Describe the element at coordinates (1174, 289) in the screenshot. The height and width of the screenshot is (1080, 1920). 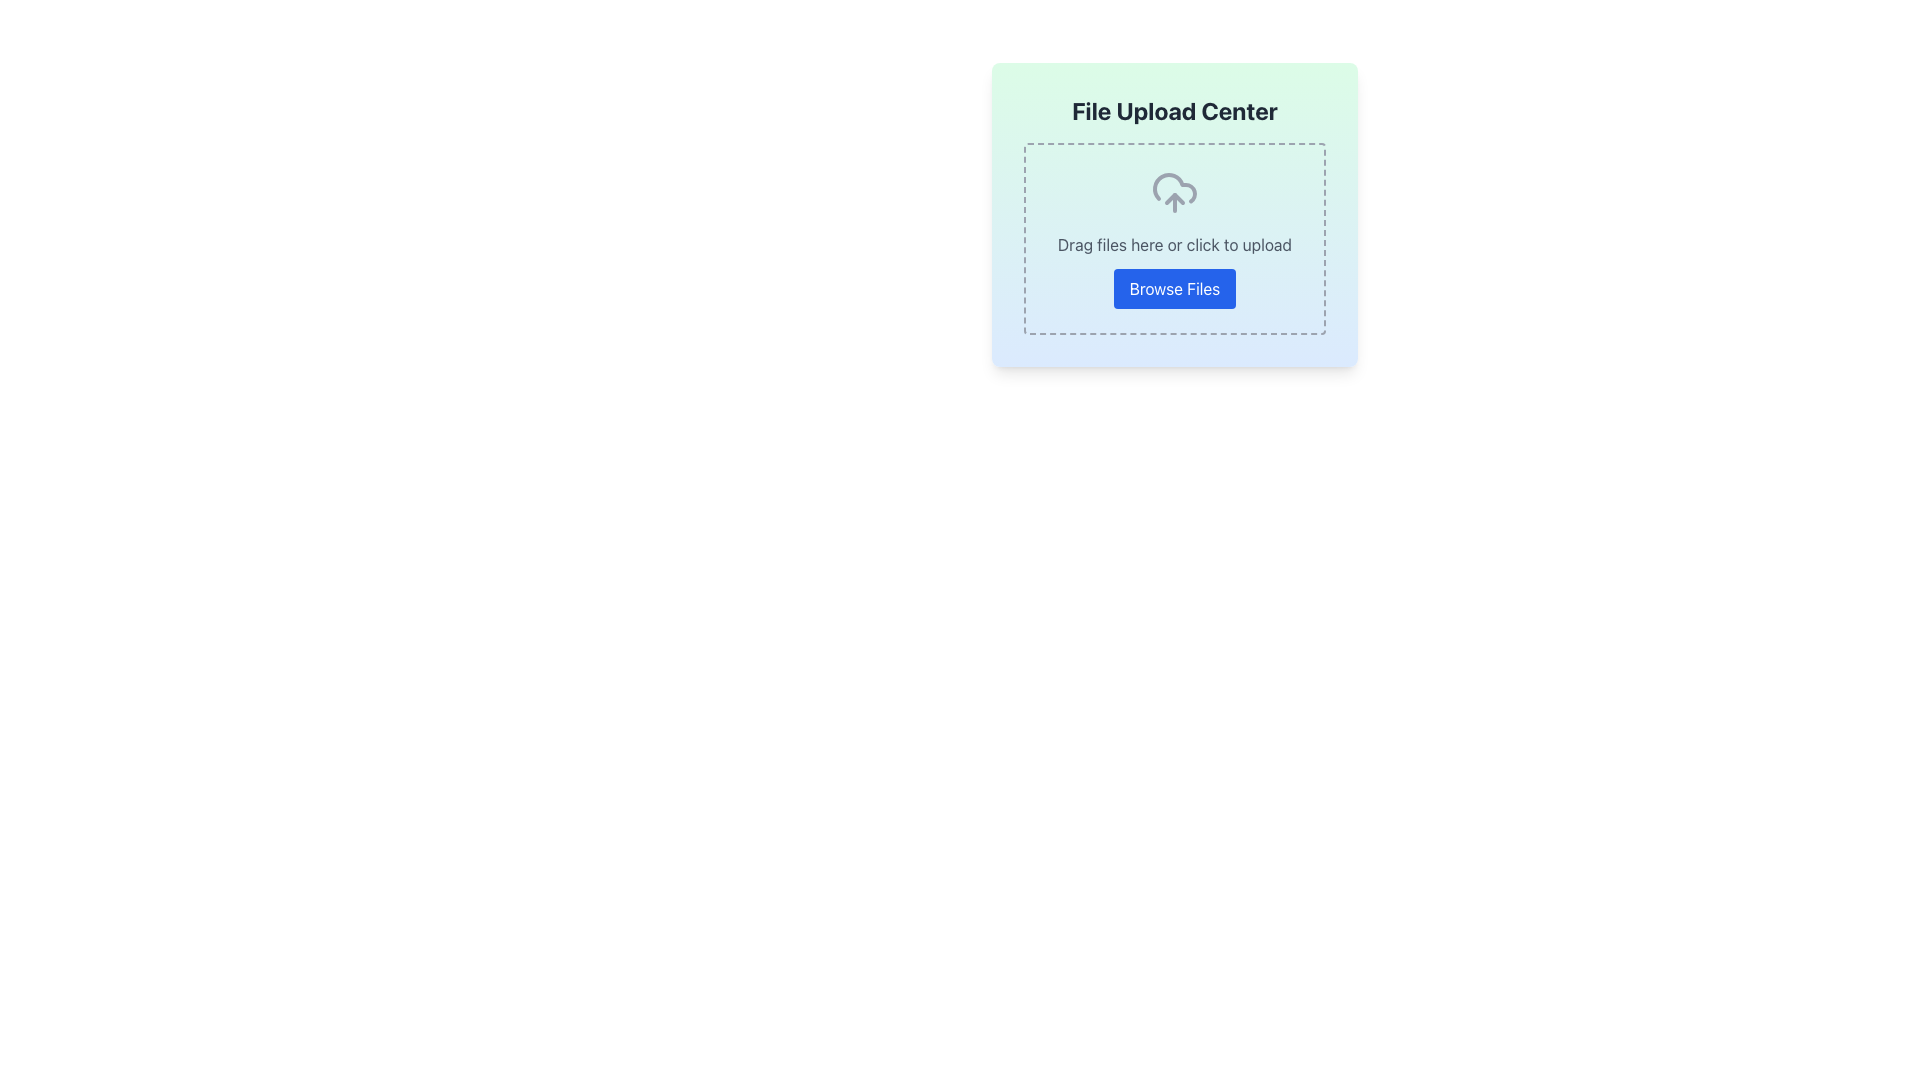
I see `the 'Browse Files' button, which is a rectangular button with a blue background and white text` at that location.